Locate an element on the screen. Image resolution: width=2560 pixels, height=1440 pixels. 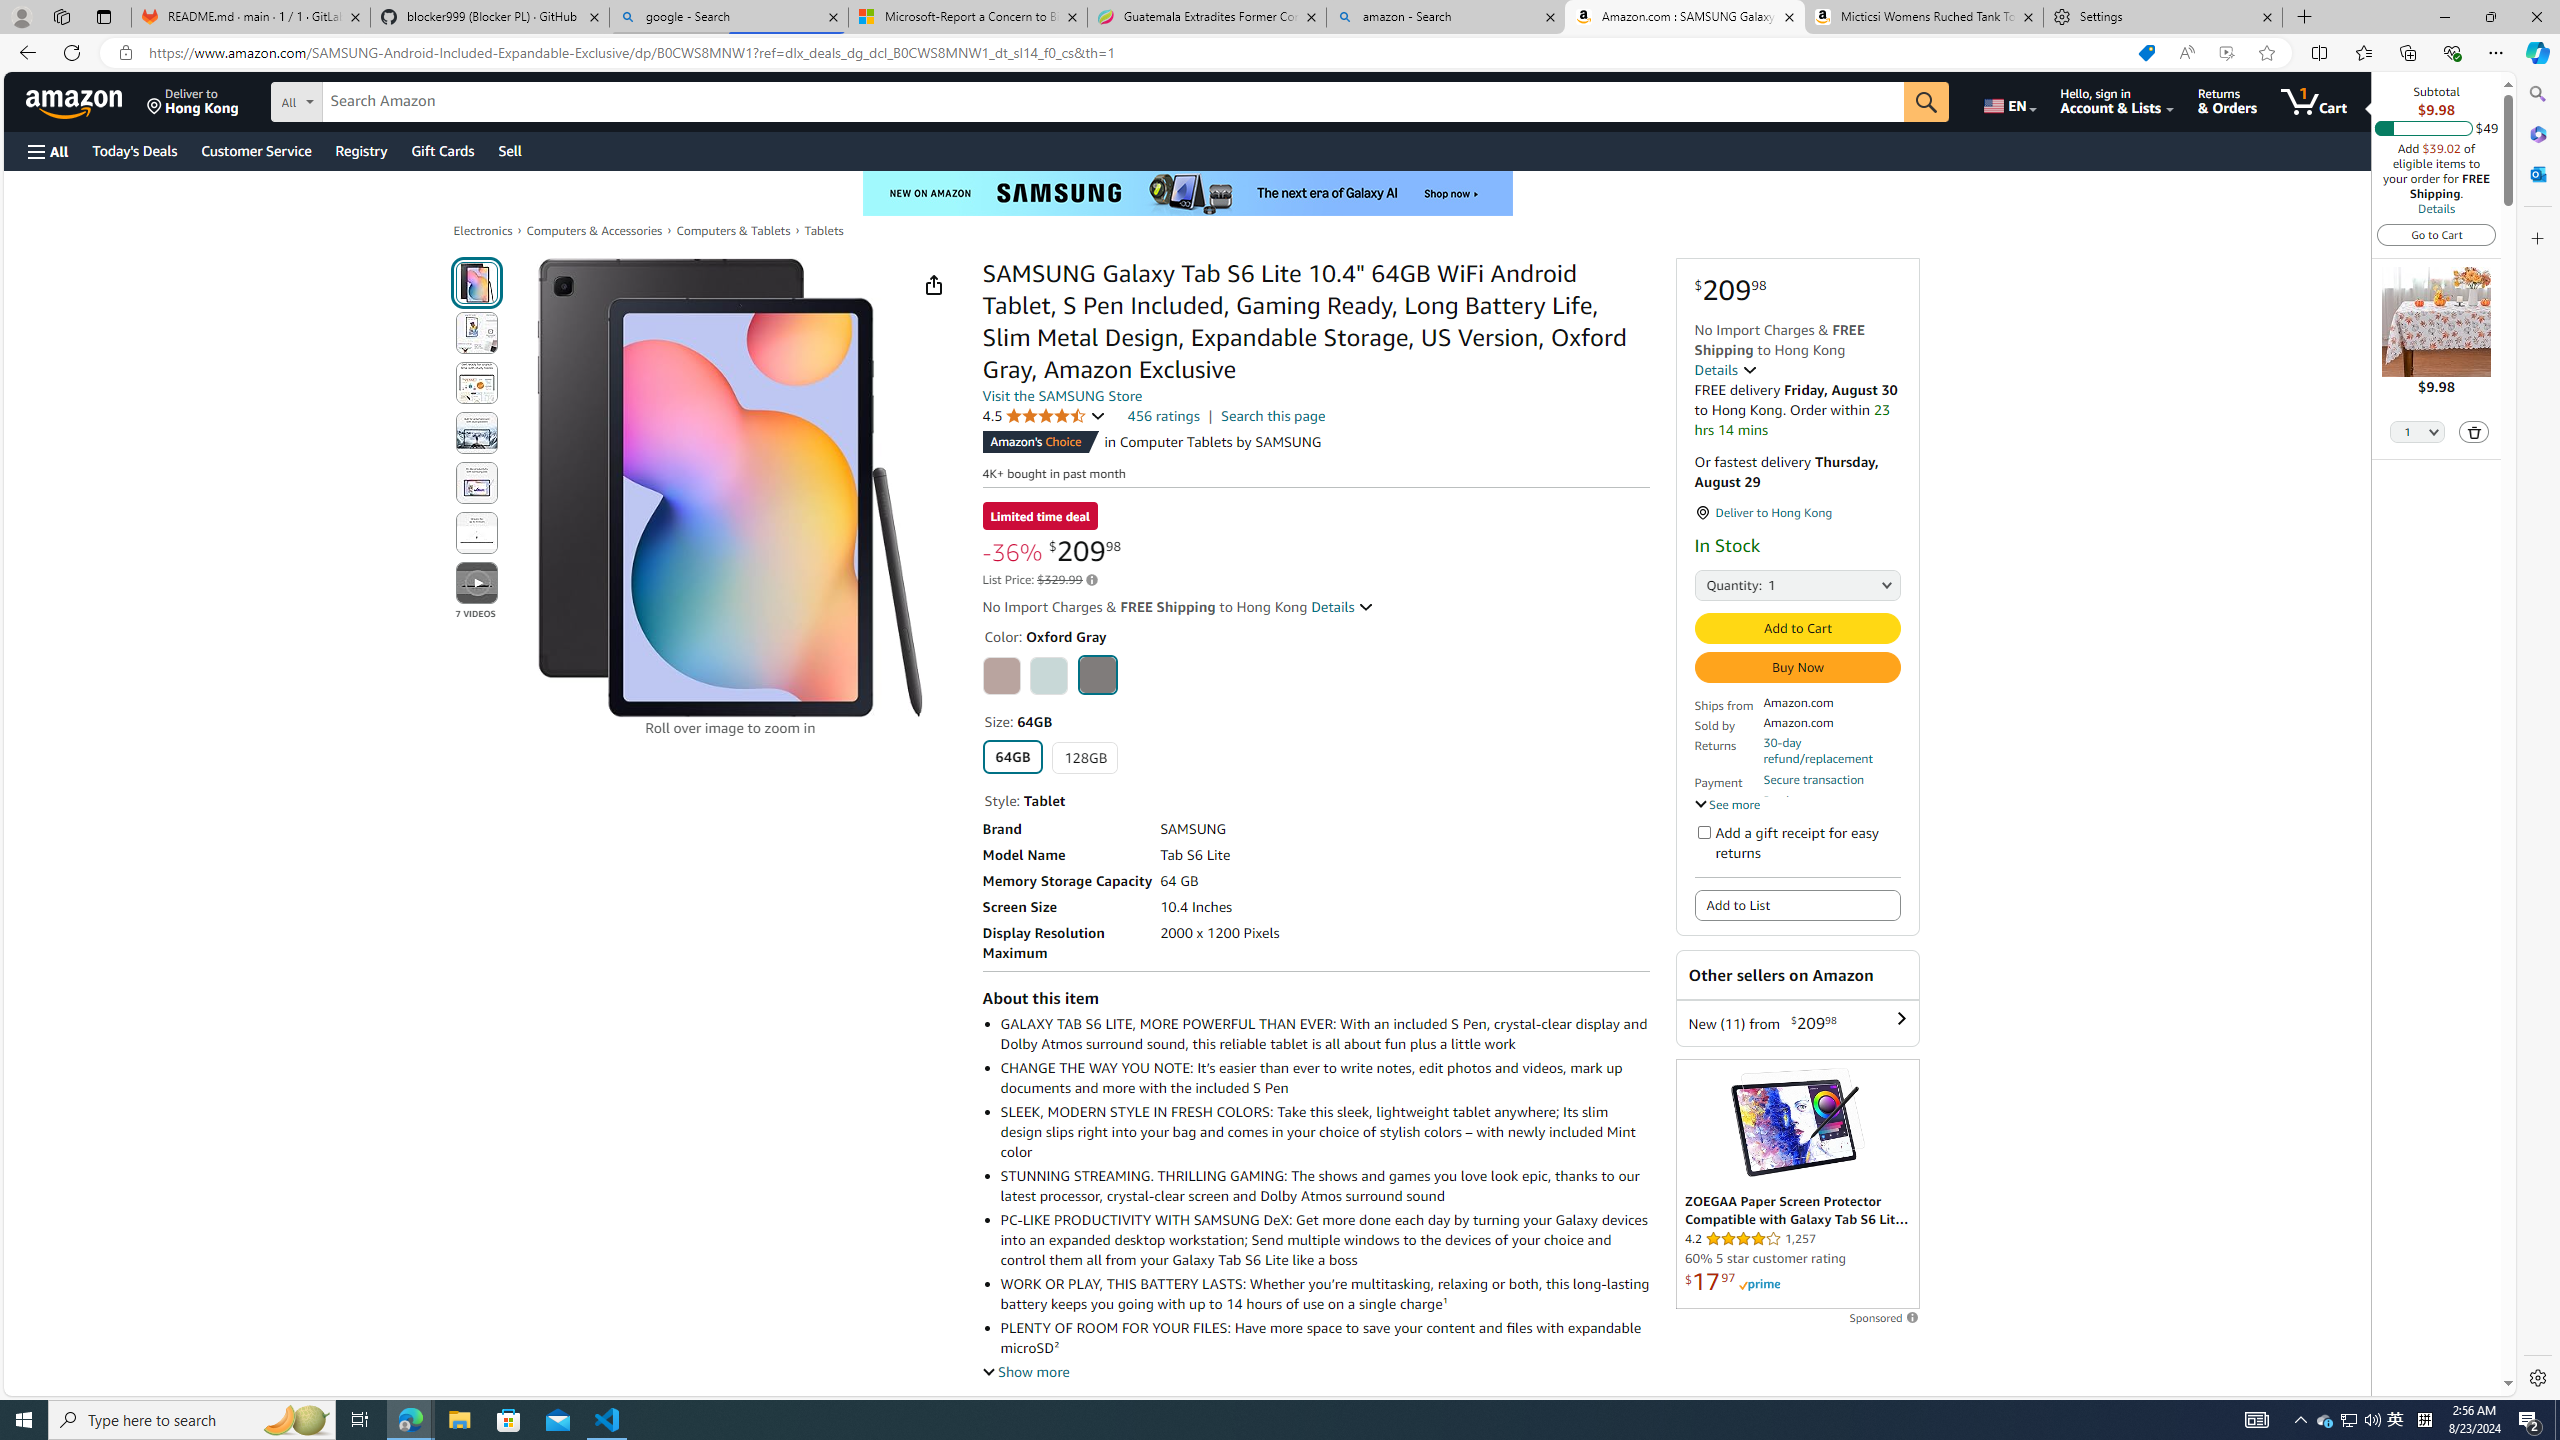
'Visit the SAMSUNG Store' is located at coordinates (1061, 395).